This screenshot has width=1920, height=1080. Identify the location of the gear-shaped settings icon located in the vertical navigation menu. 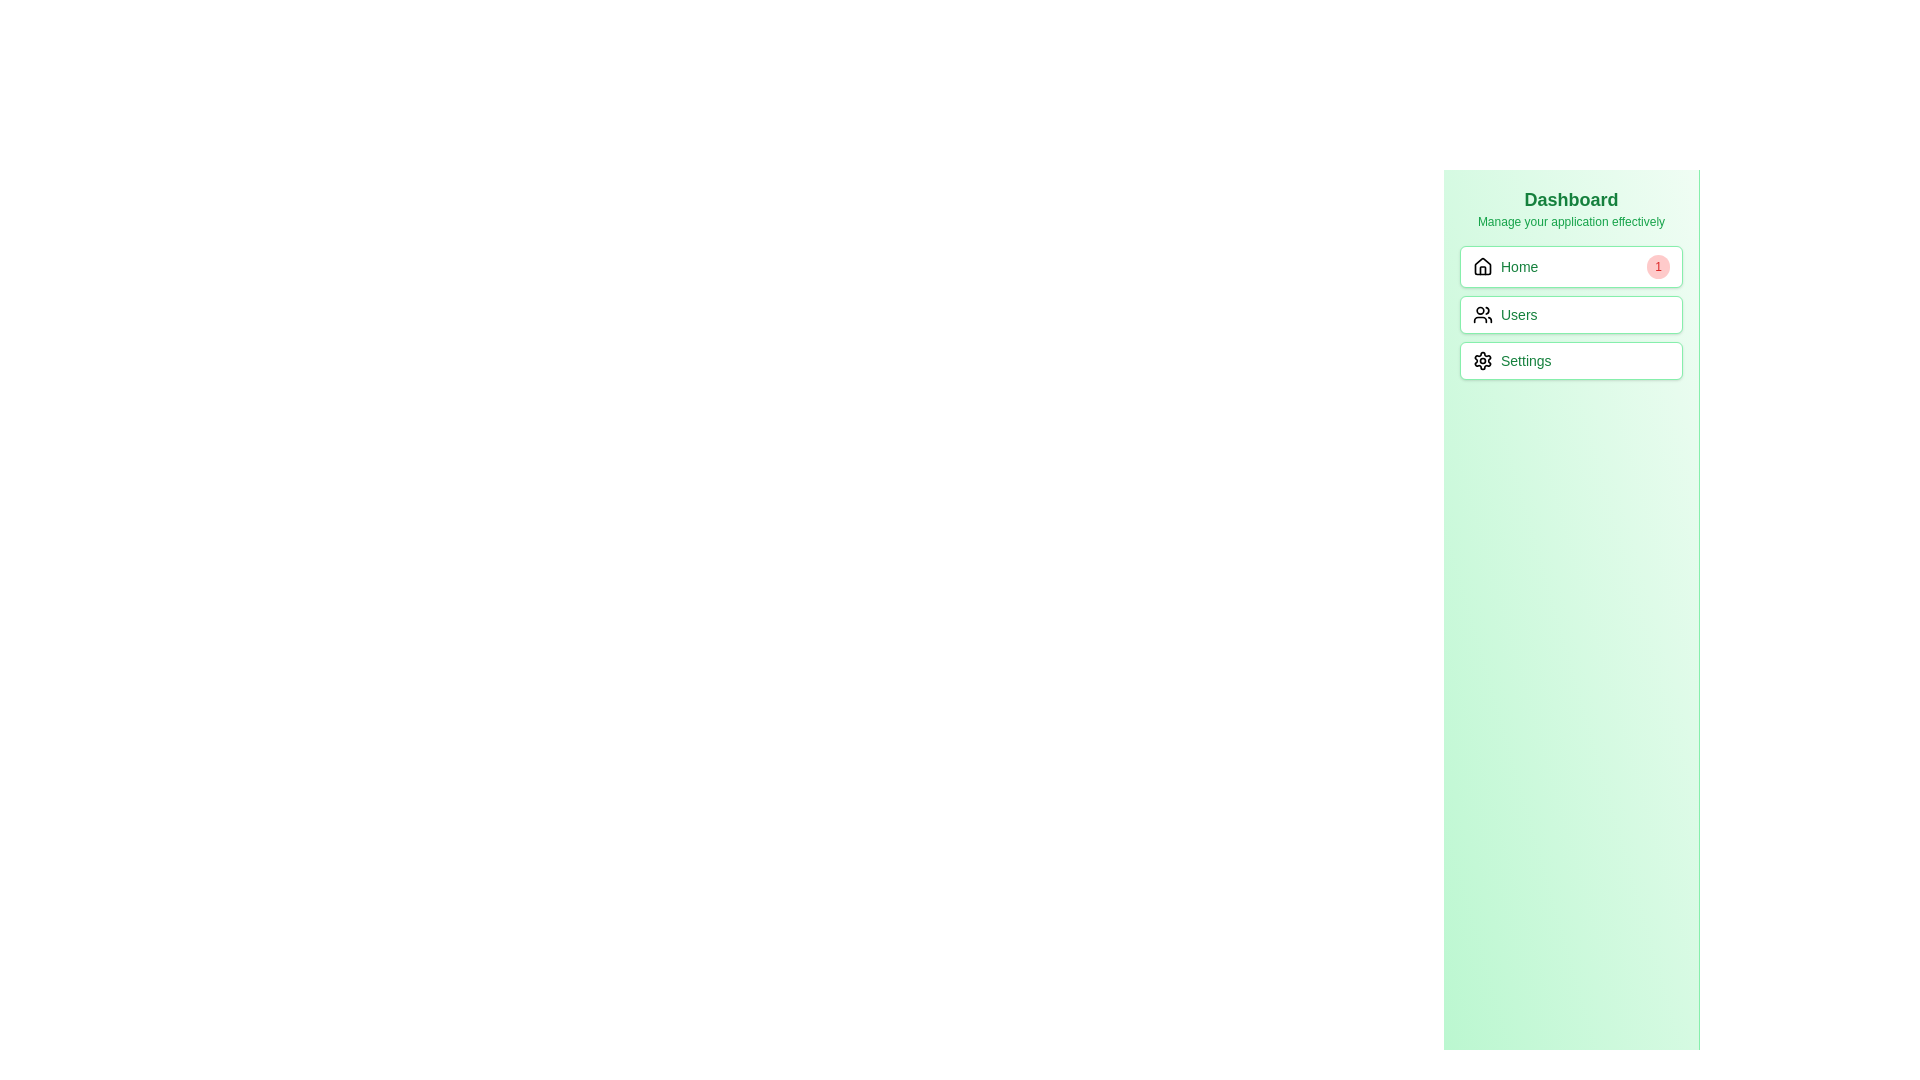
(1483, 361).